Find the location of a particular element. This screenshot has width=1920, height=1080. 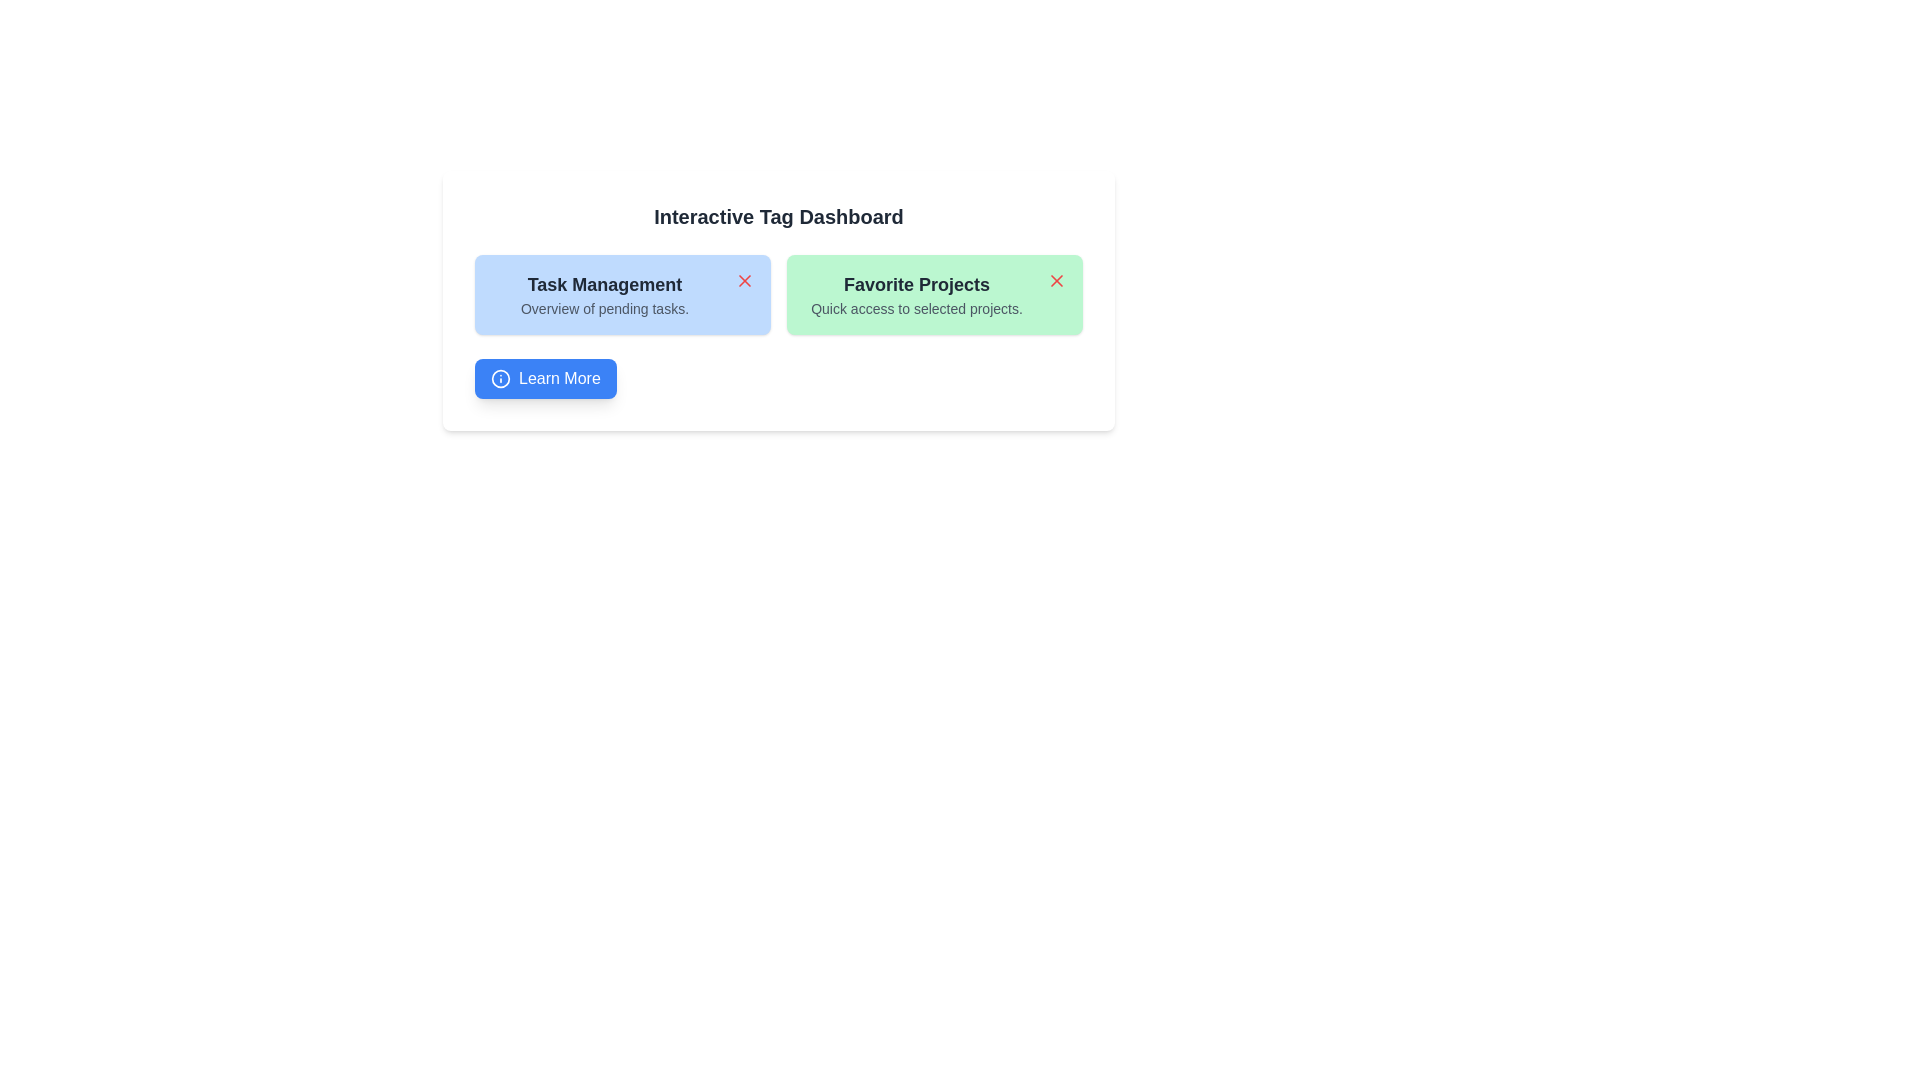

the descriptive text label providing additional information about the 'Favorite Projects' section, located in the second row beneath the 'Favorite Projects' heading in a green-tinted card is located at coordinates (915, 308).